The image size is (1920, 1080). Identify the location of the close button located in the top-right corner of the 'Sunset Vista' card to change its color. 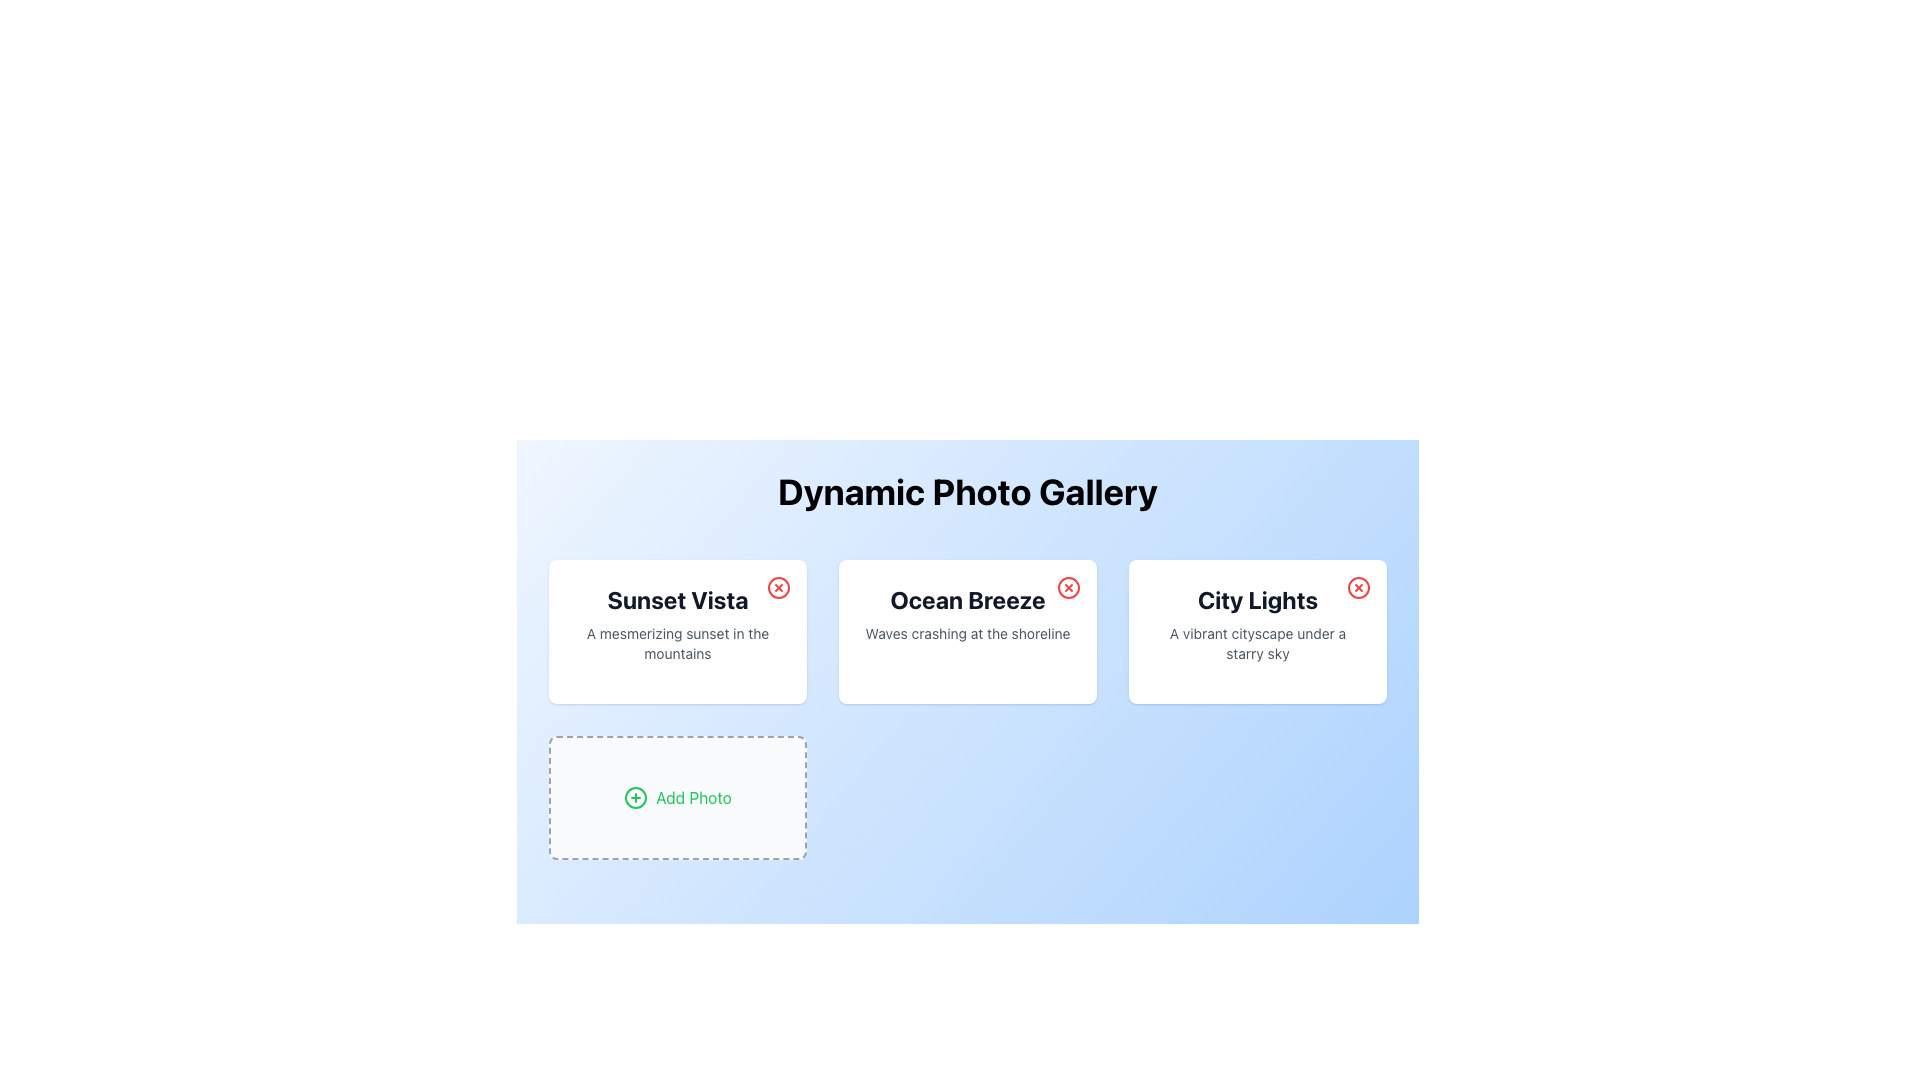
(777, 586).